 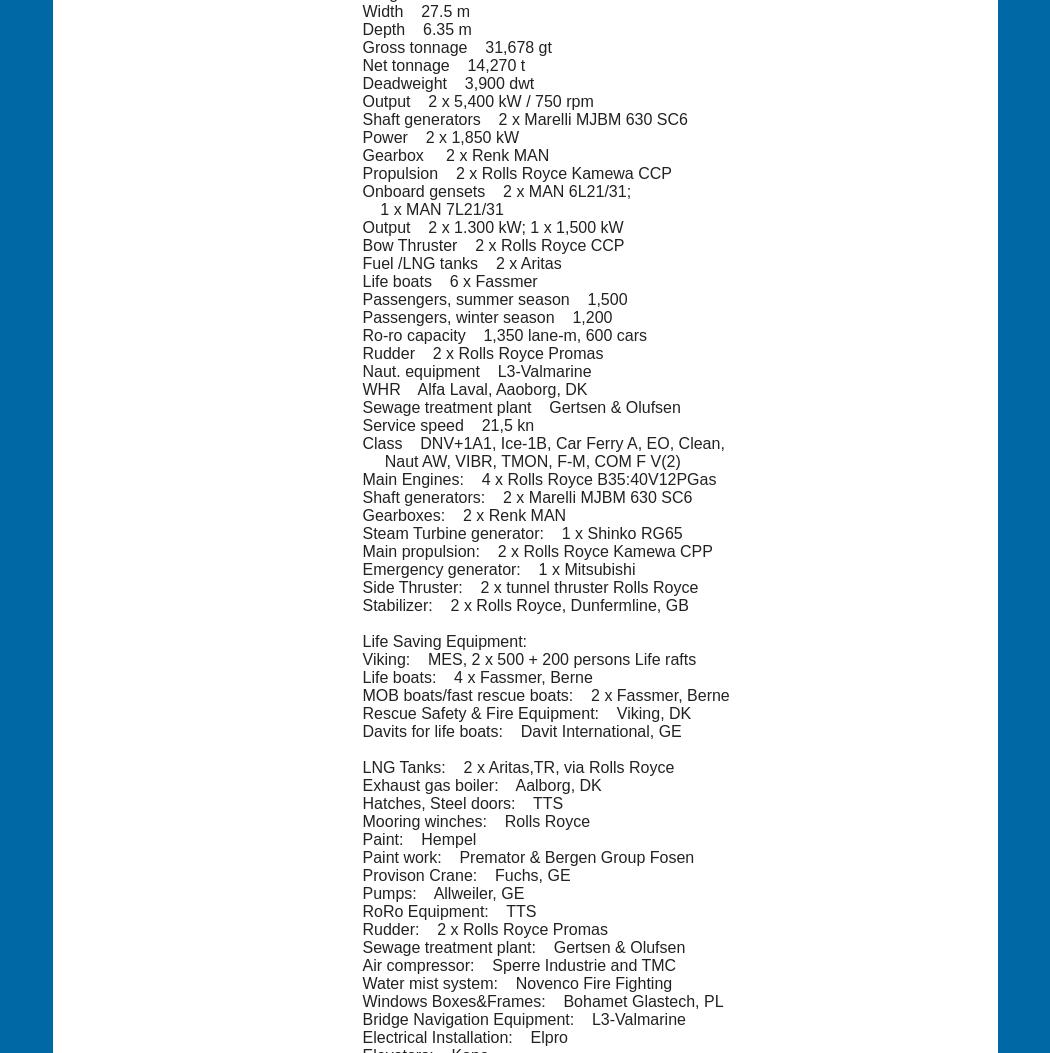 I want to click on 'RoRo Equipment:    TTS', so click(x=447, y=909).